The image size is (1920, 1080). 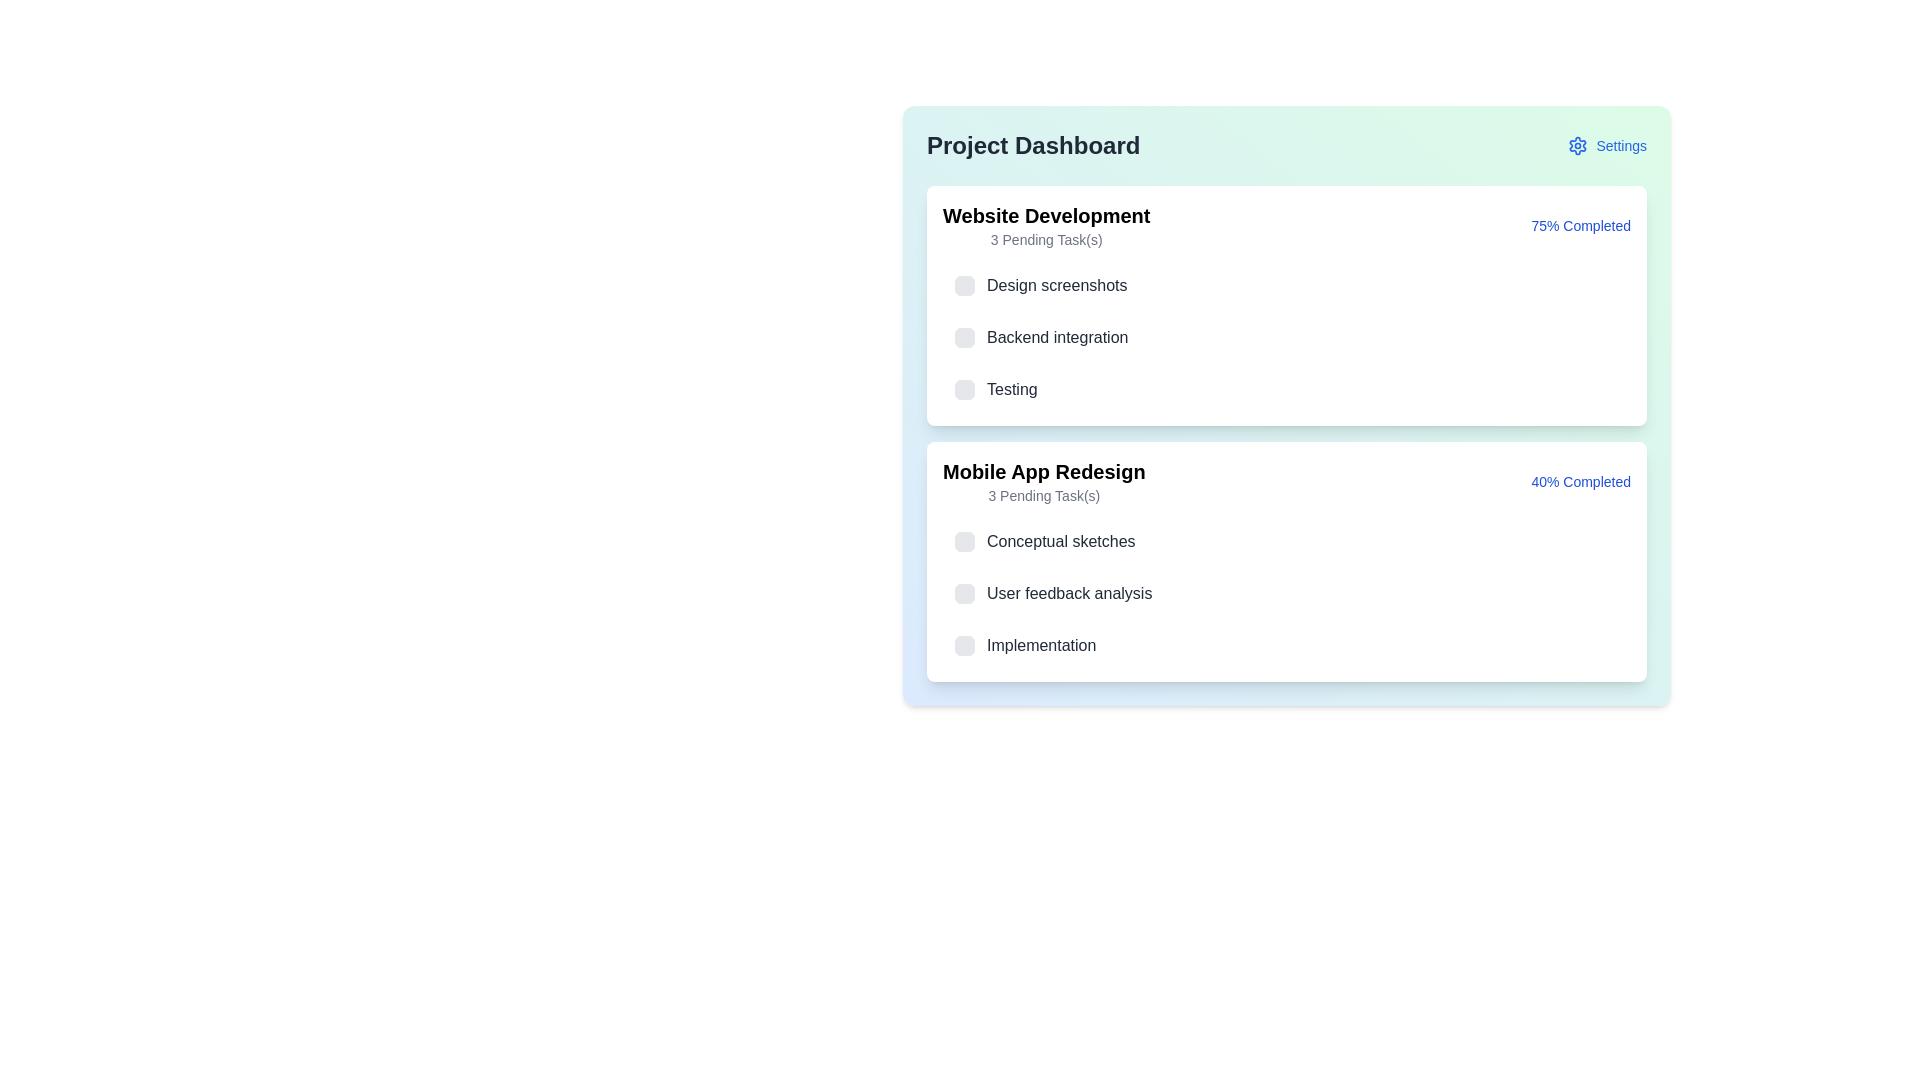 I want to click on descriptive text in the header block for the 'Mobile App Redesign' section, which is located in the second card on the page, beneath the 'Website Development' card, so click(x=1043, y=482).